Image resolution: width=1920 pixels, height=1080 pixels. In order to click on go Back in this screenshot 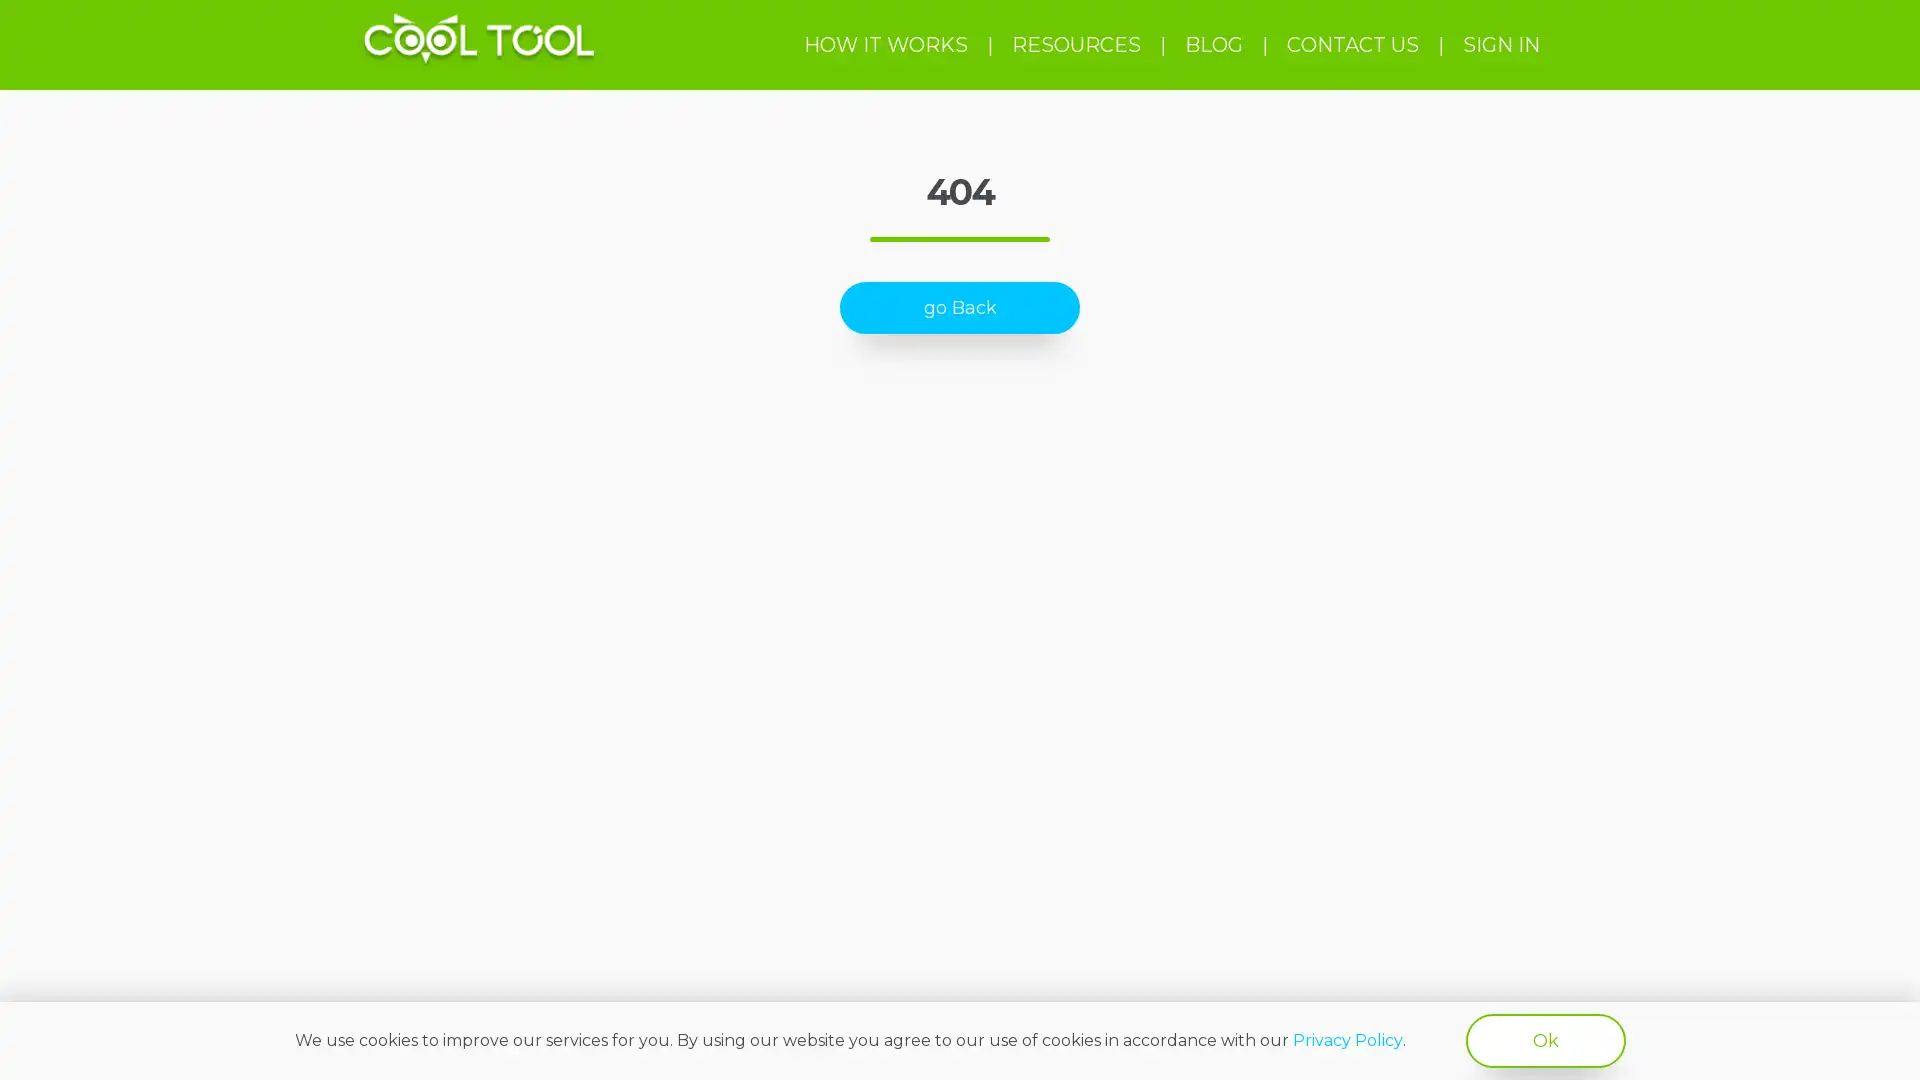, I will do `click(960, 308)`.